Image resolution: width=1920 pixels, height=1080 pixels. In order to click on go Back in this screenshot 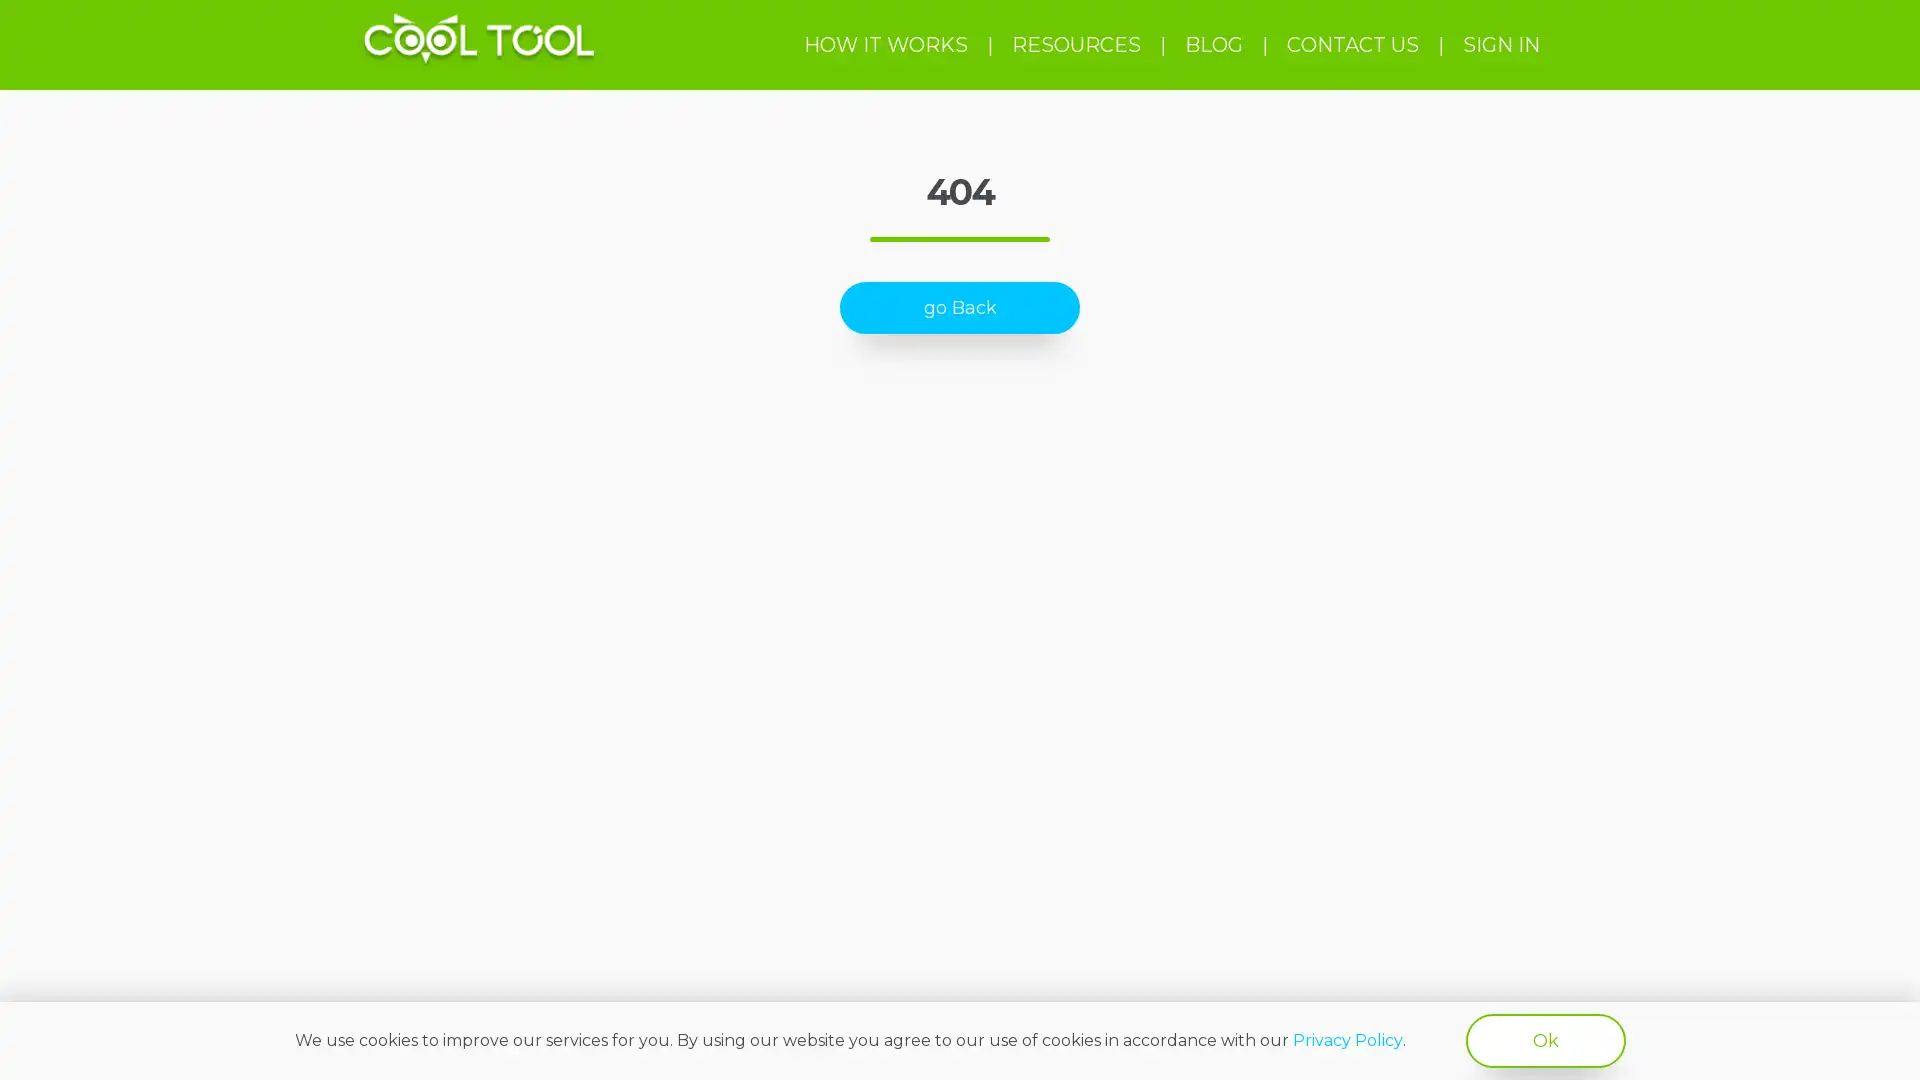, I will do `click(960, 308)`.